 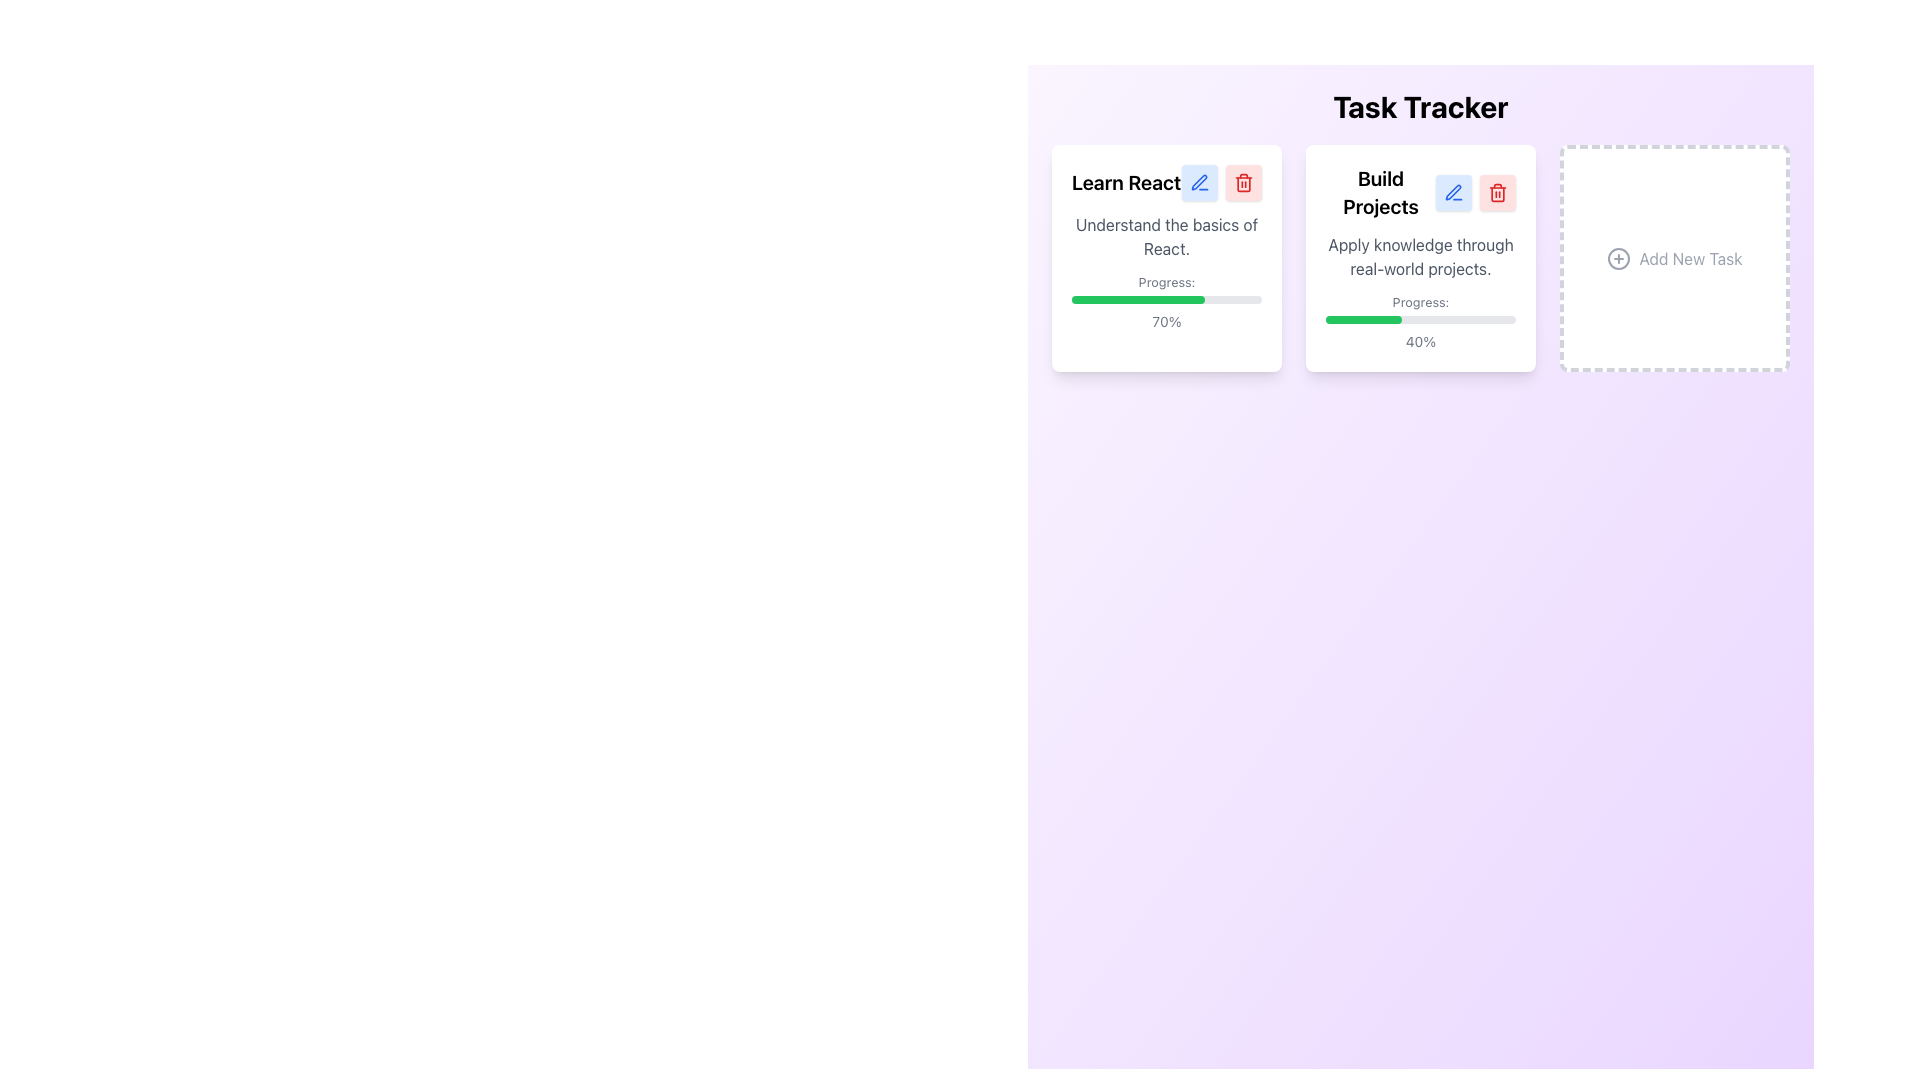 What do you see at coordinates (1200, 182) in the screenshot?
I see `the 'Edit' button located at the top right corner of the 'Learn React' task card to modify the task details` at bounding box center [1200, 182].